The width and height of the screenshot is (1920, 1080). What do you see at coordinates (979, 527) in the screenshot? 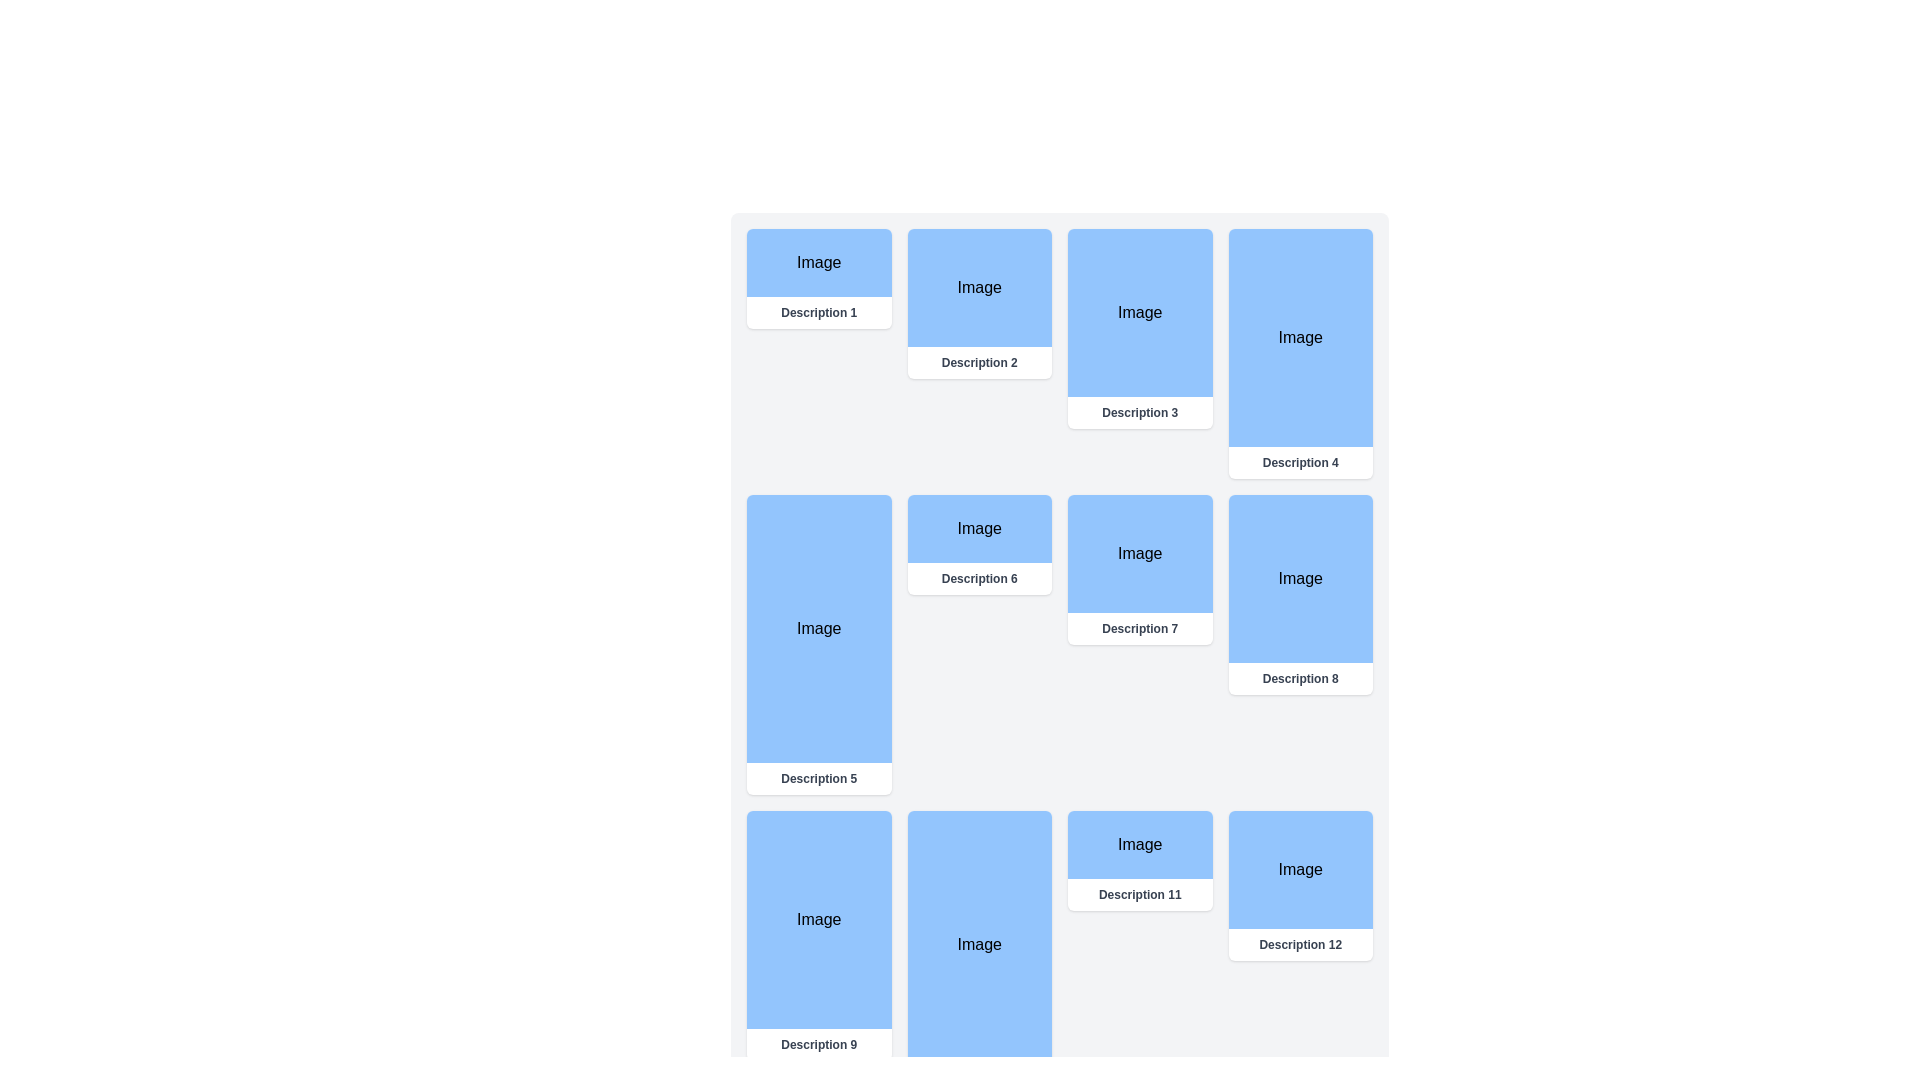
I see `the Image Placeholder located in the second row and third column, labeled 'Description 6'` at bounding box center [979, 527].